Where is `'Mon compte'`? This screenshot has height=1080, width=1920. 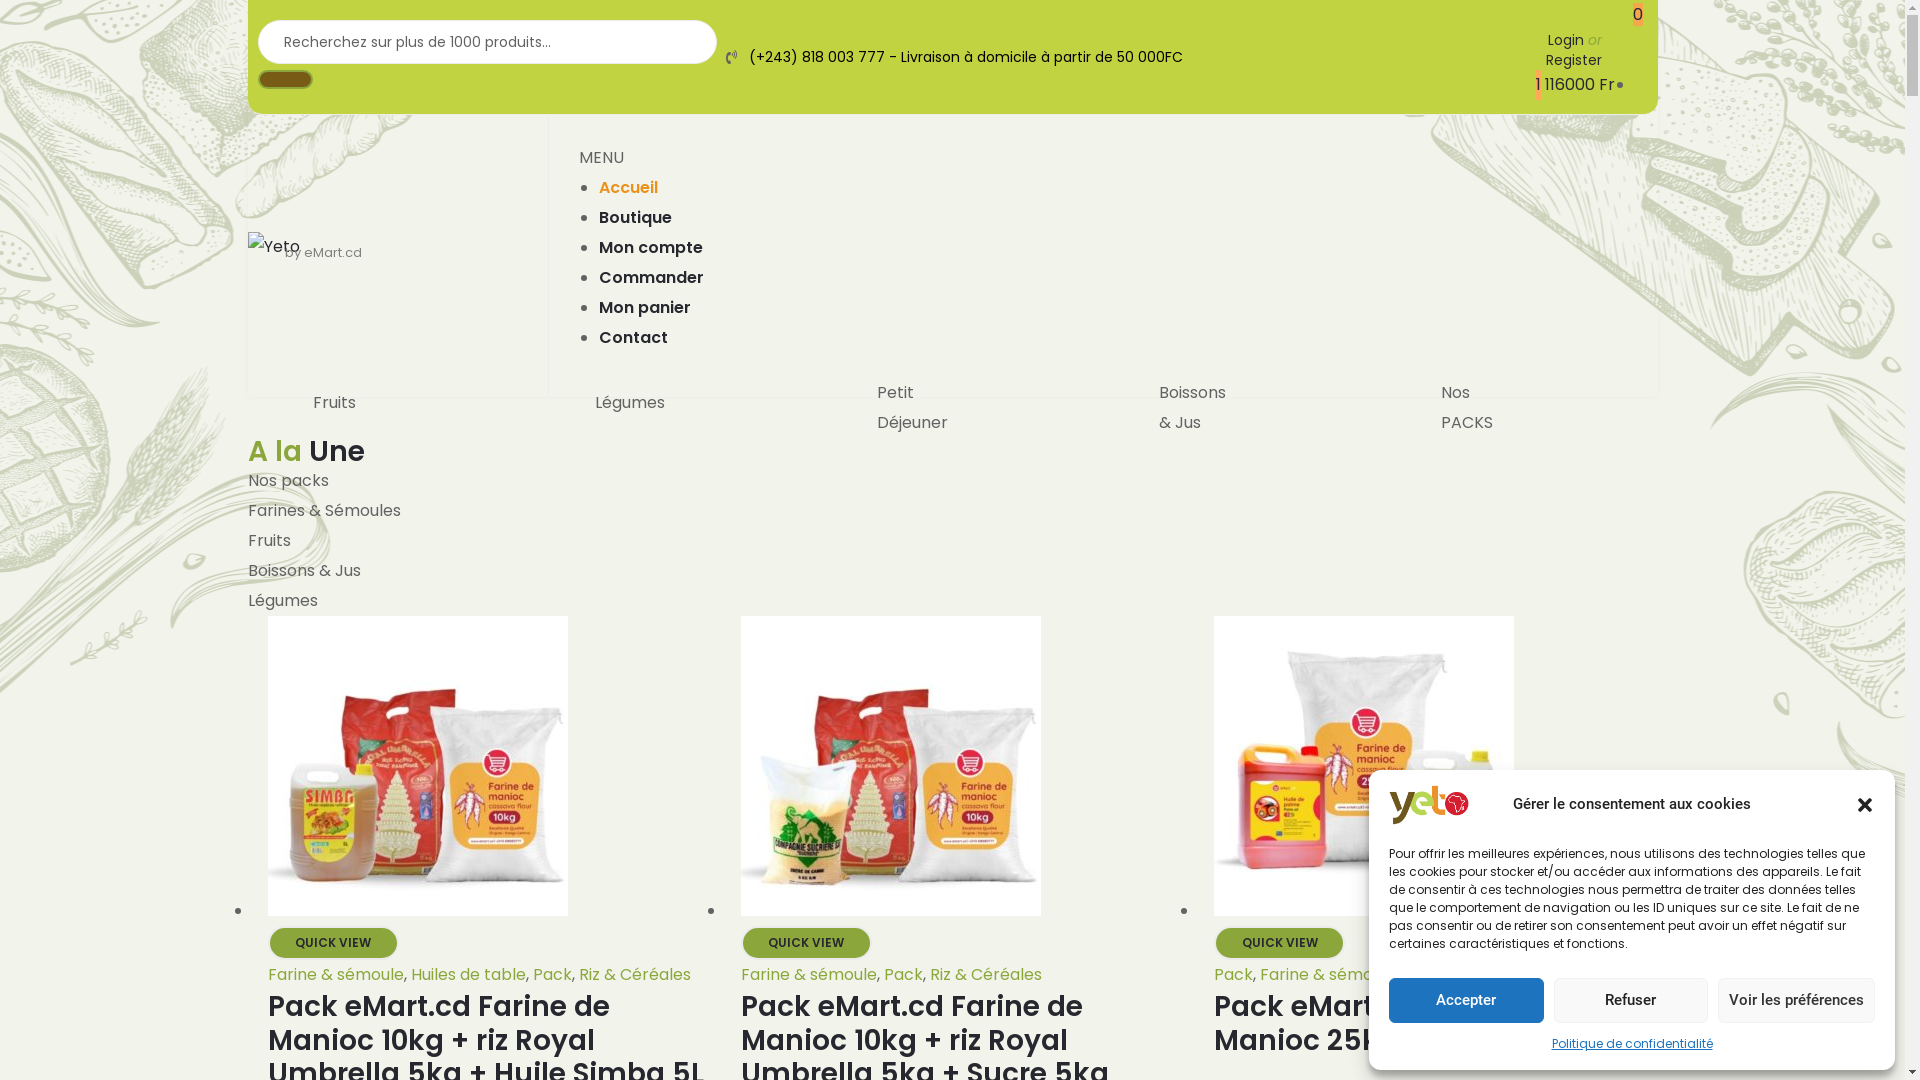
'Mon compte' is located at coordinates (598, 246).